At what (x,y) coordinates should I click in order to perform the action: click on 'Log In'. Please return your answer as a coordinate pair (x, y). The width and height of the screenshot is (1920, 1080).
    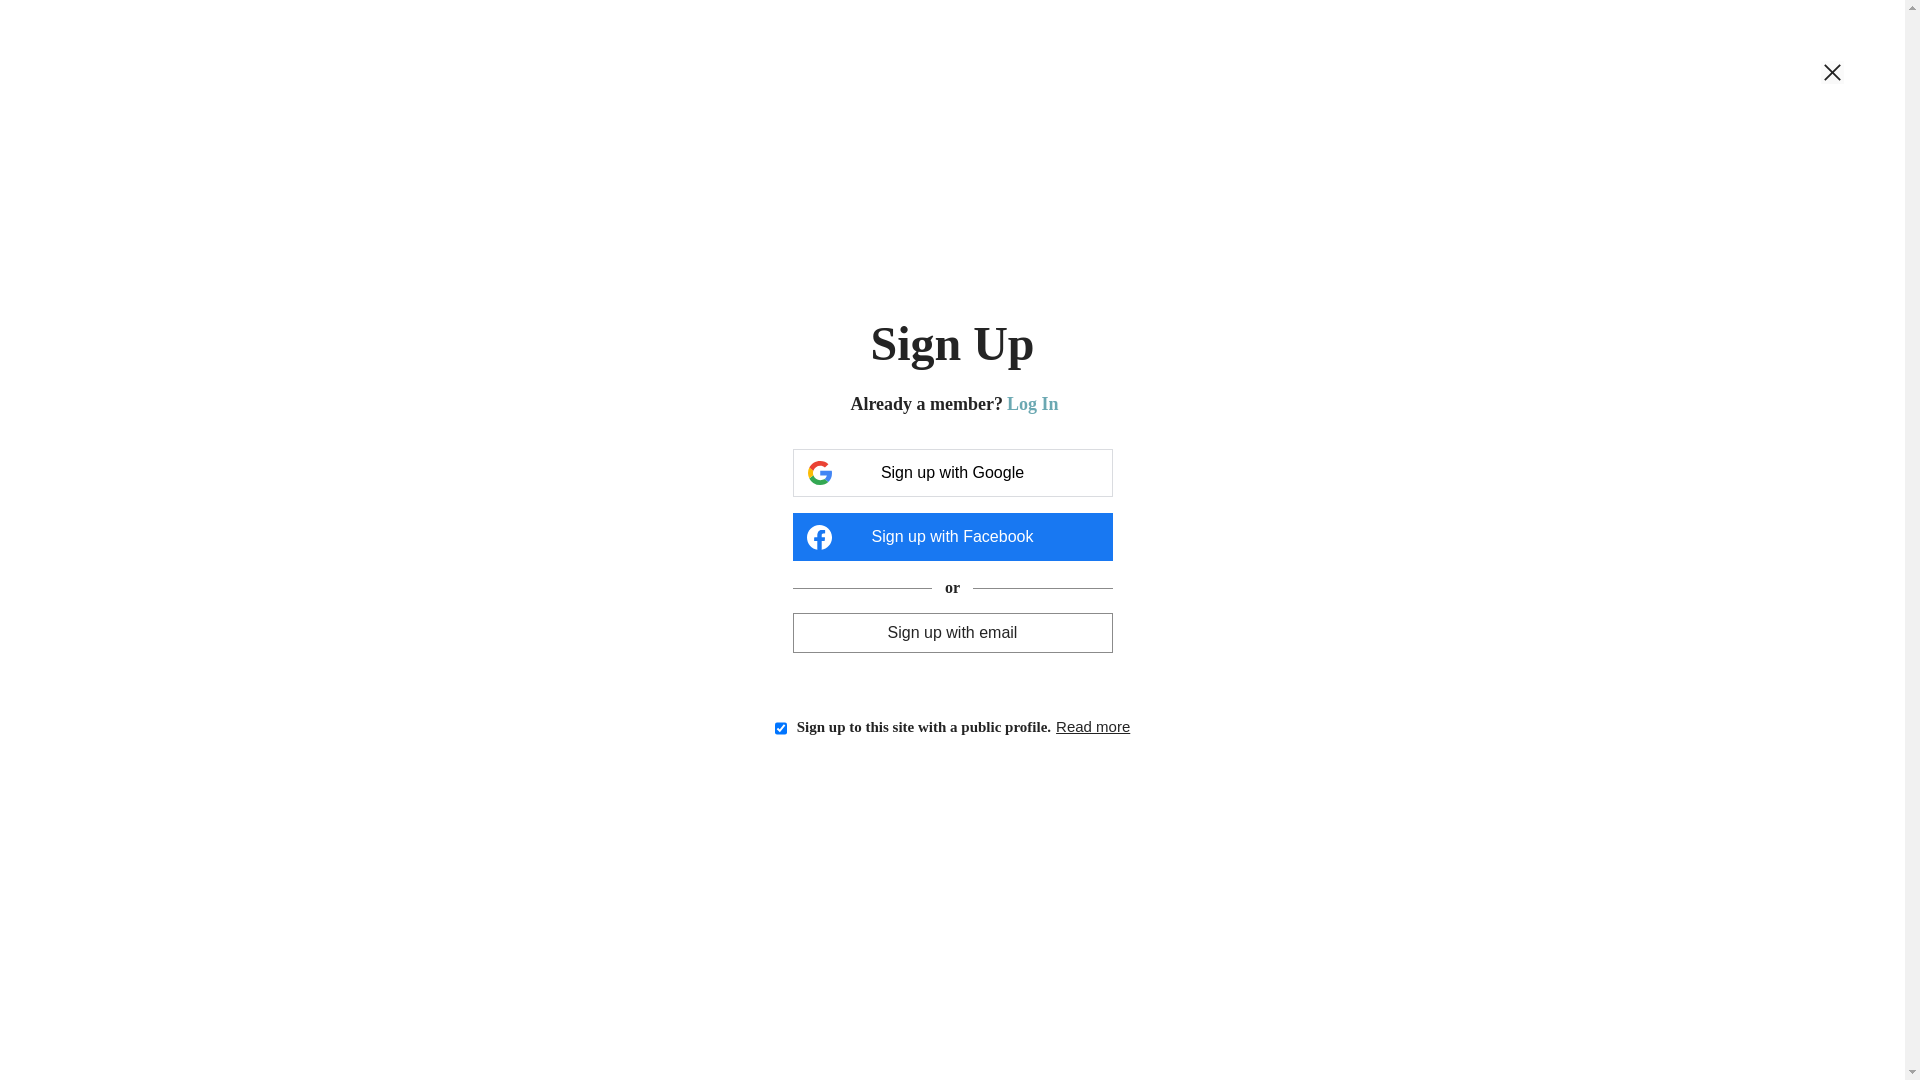
    Looking at the image, I should click on (1032, 404).